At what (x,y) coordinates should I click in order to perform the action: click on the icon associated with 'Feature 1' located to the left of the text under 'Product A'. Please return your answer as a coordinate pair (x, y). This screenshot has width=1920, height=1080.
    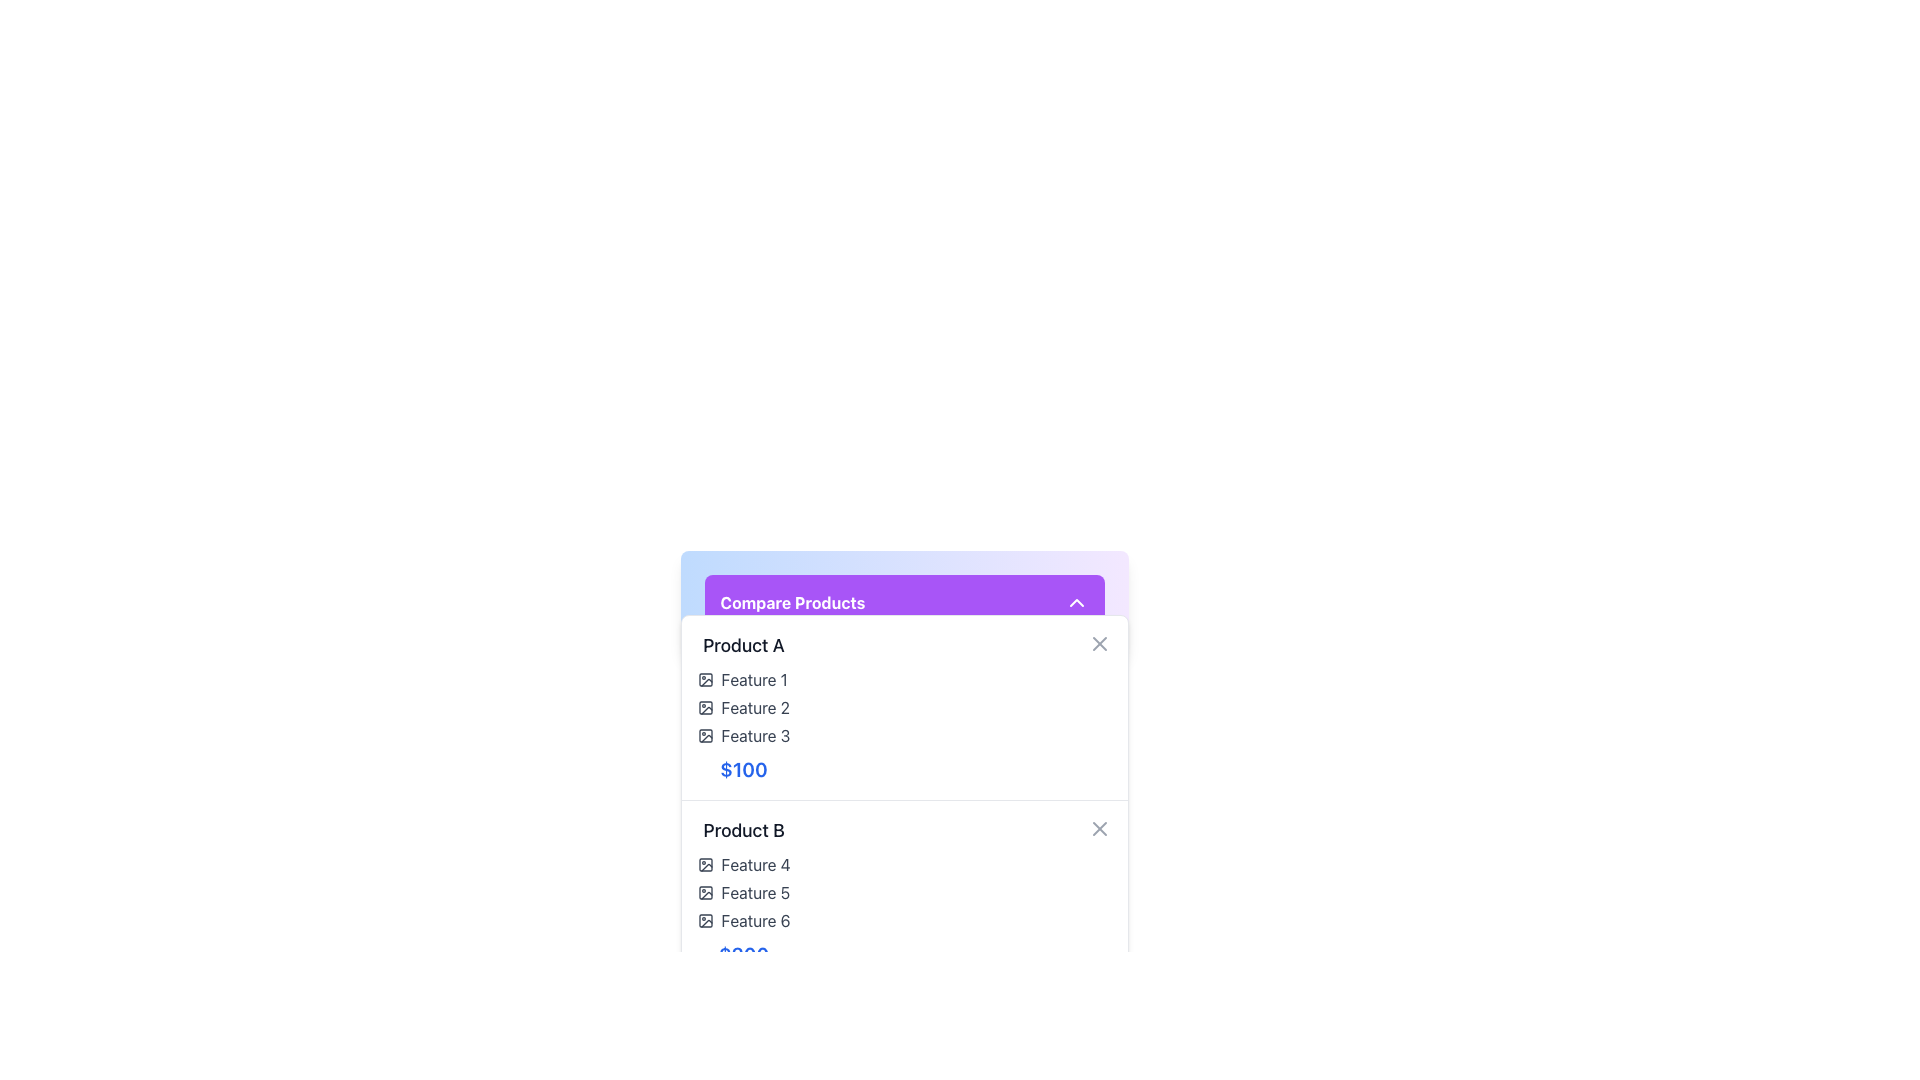
    Looking at the image, I should click on (705, 678).